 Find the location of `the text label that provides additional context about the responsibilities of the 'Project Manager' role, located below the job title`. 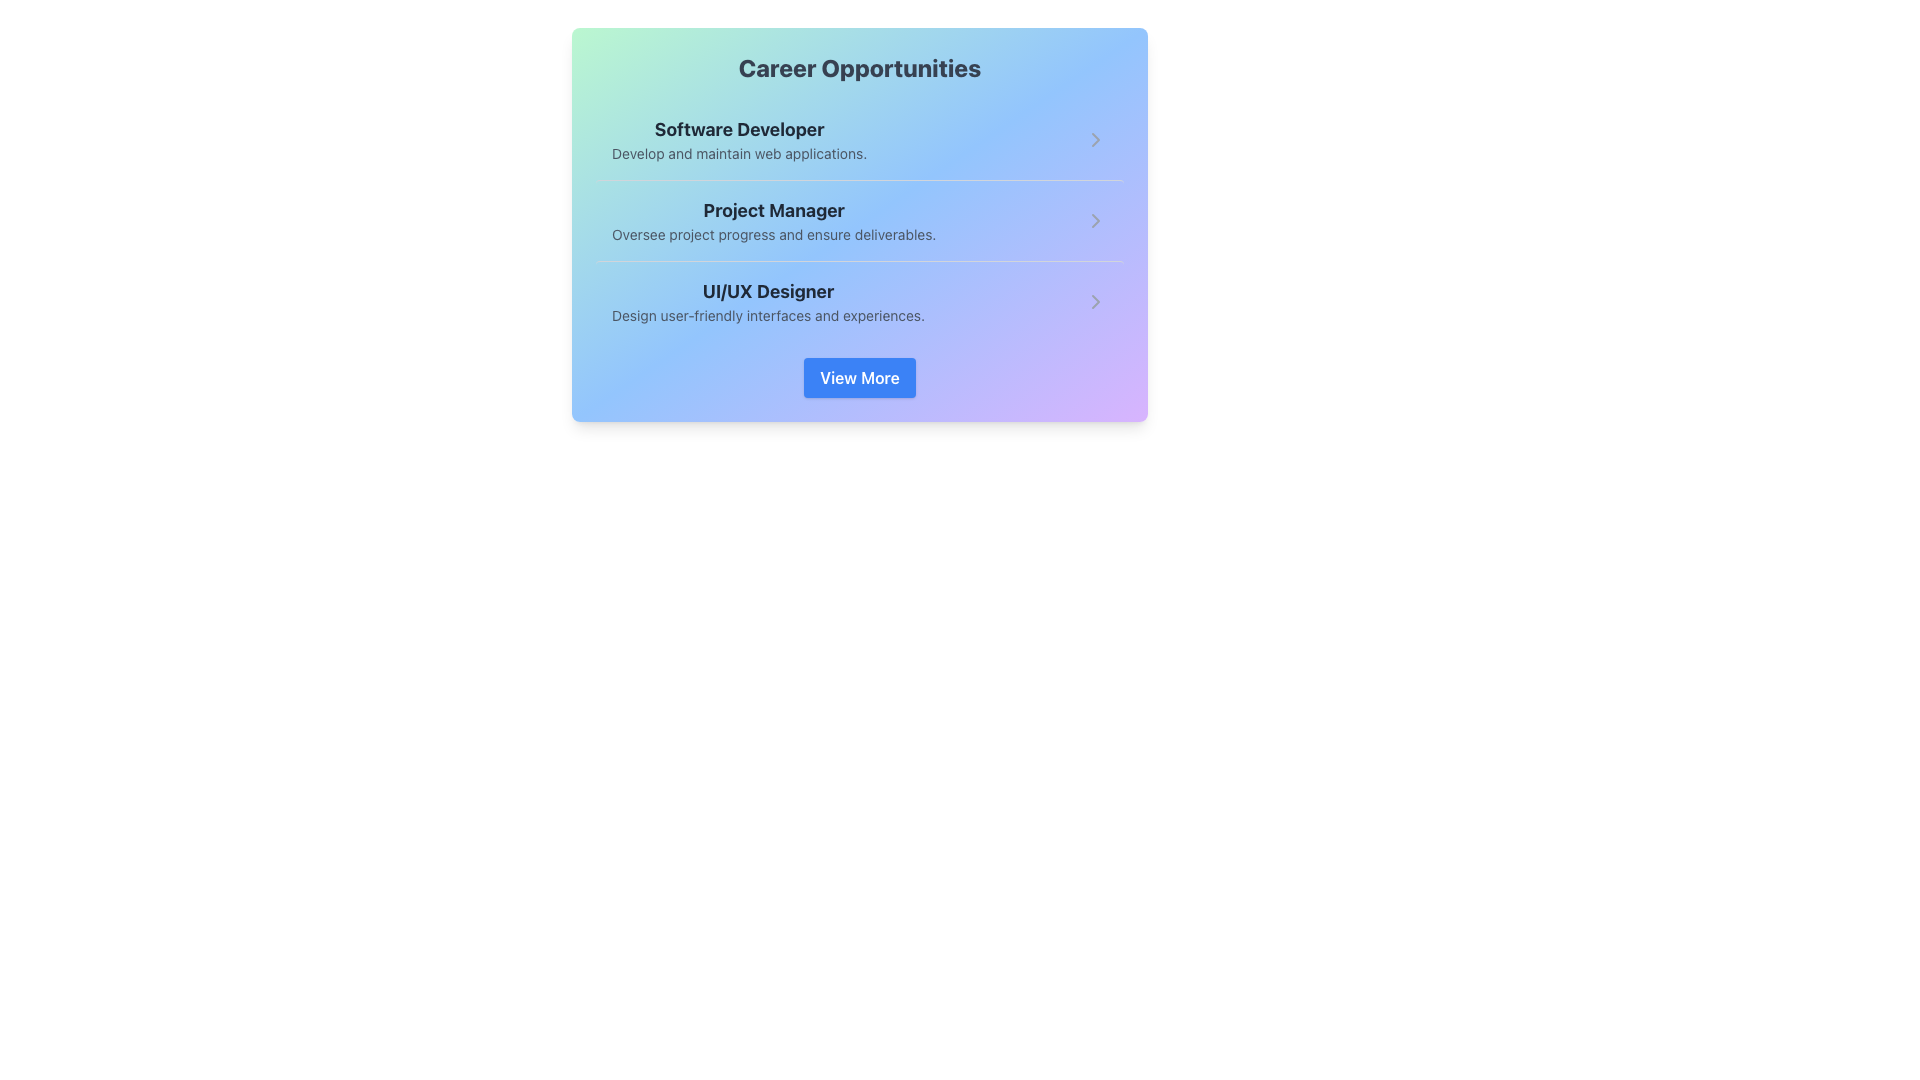

the text label that provides additional context about the responsibilities of the 'Project Manager' role, located below the job title is located at coordinates (773, 234).